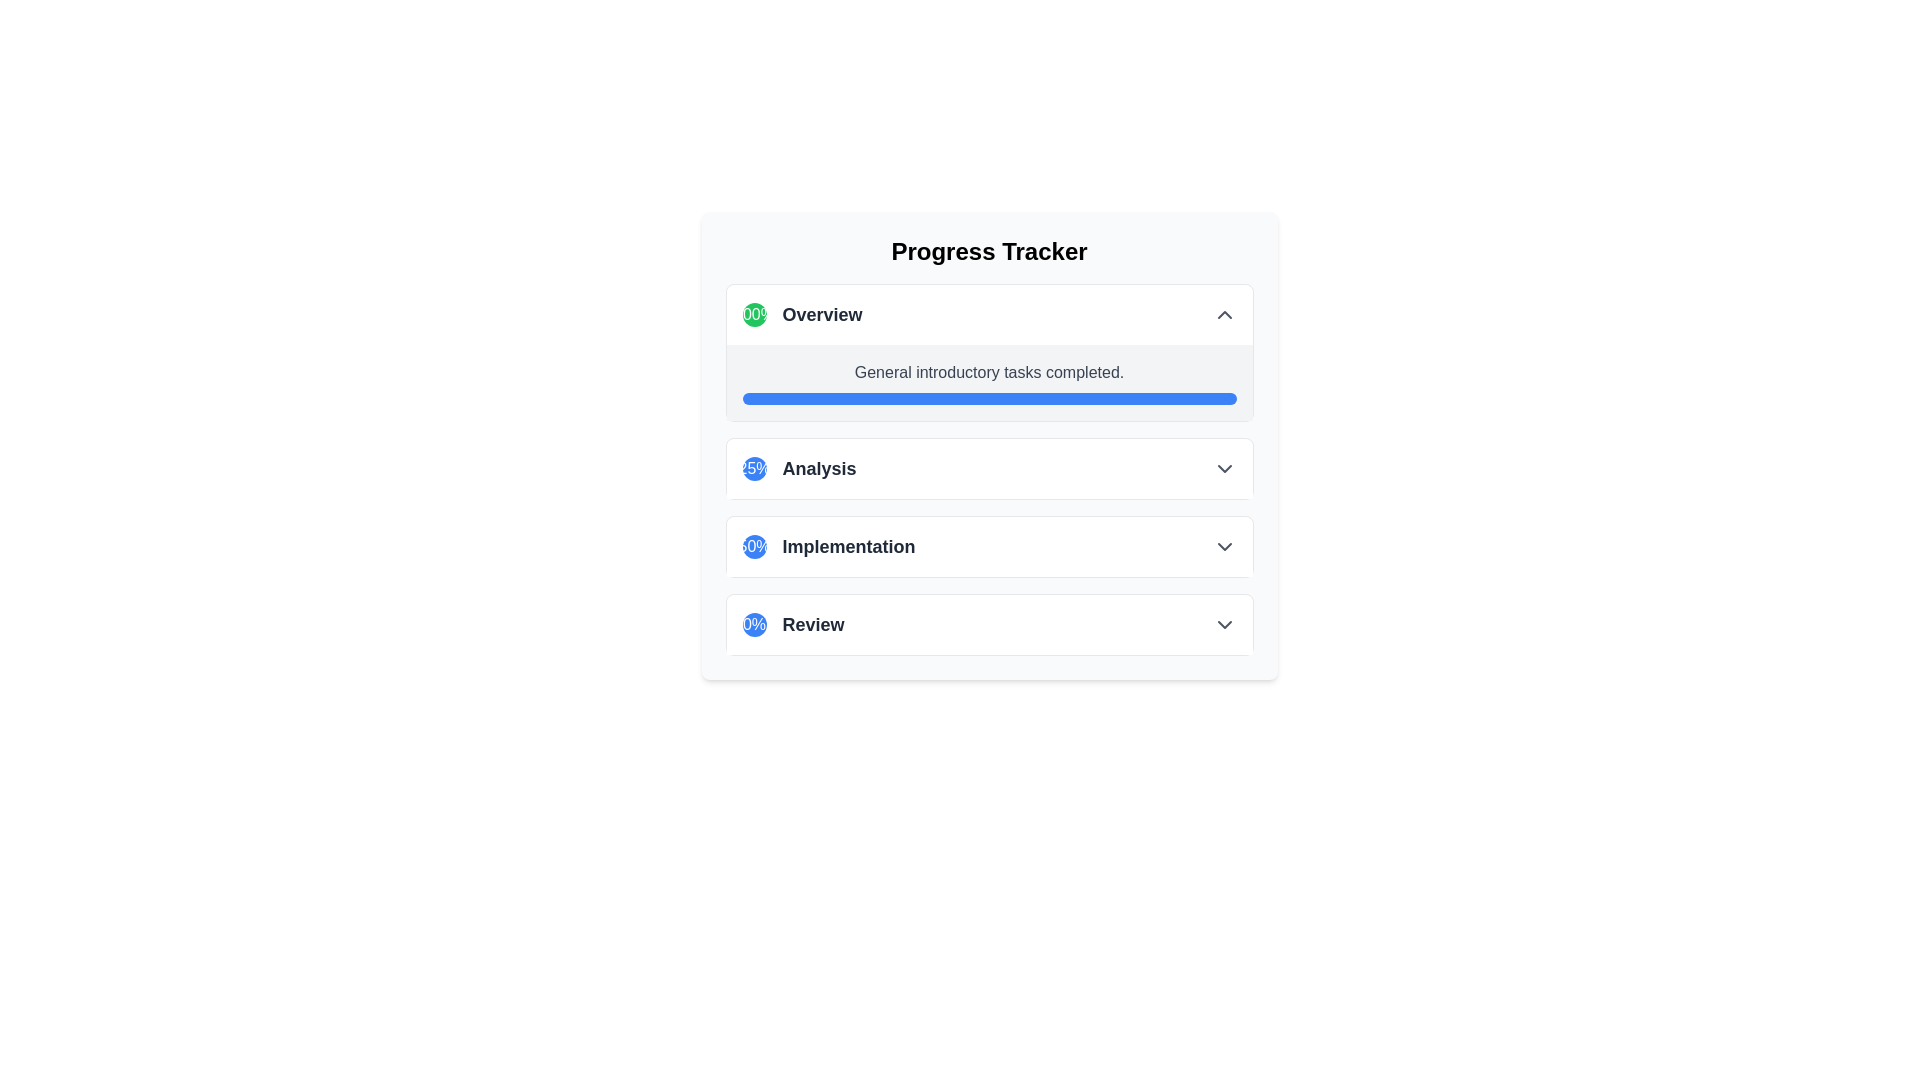 This screenshot has height=1080, width=1920. I want to click on the chevron icon, so click(1223, 469).